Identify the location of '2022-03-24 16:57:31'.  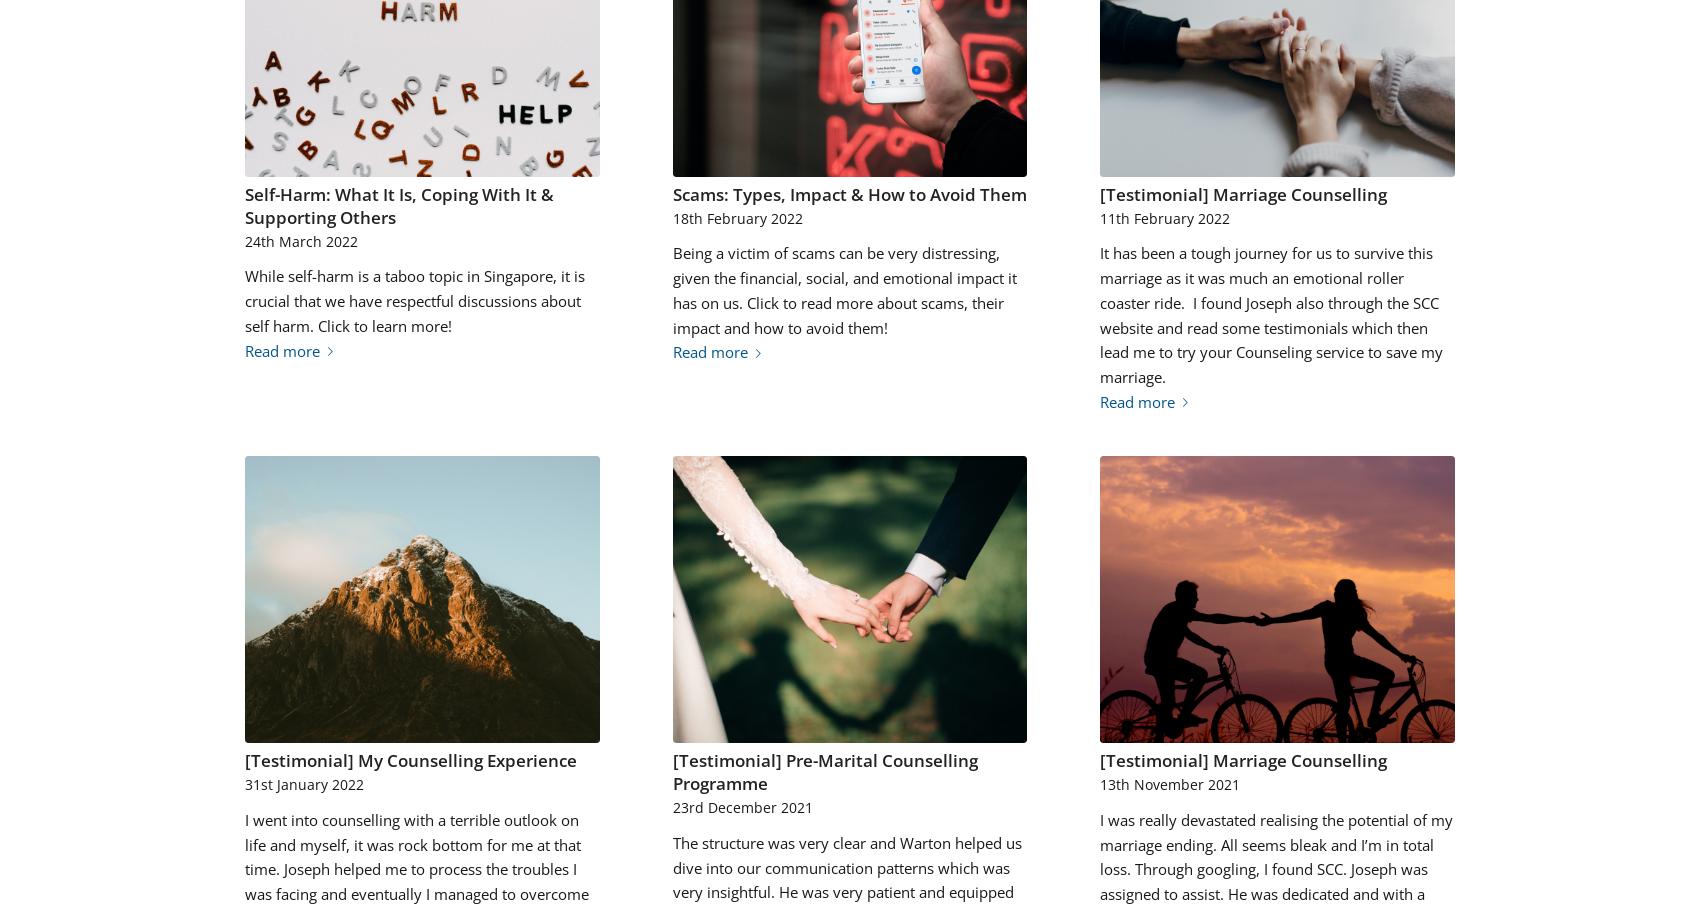
(244, 62).